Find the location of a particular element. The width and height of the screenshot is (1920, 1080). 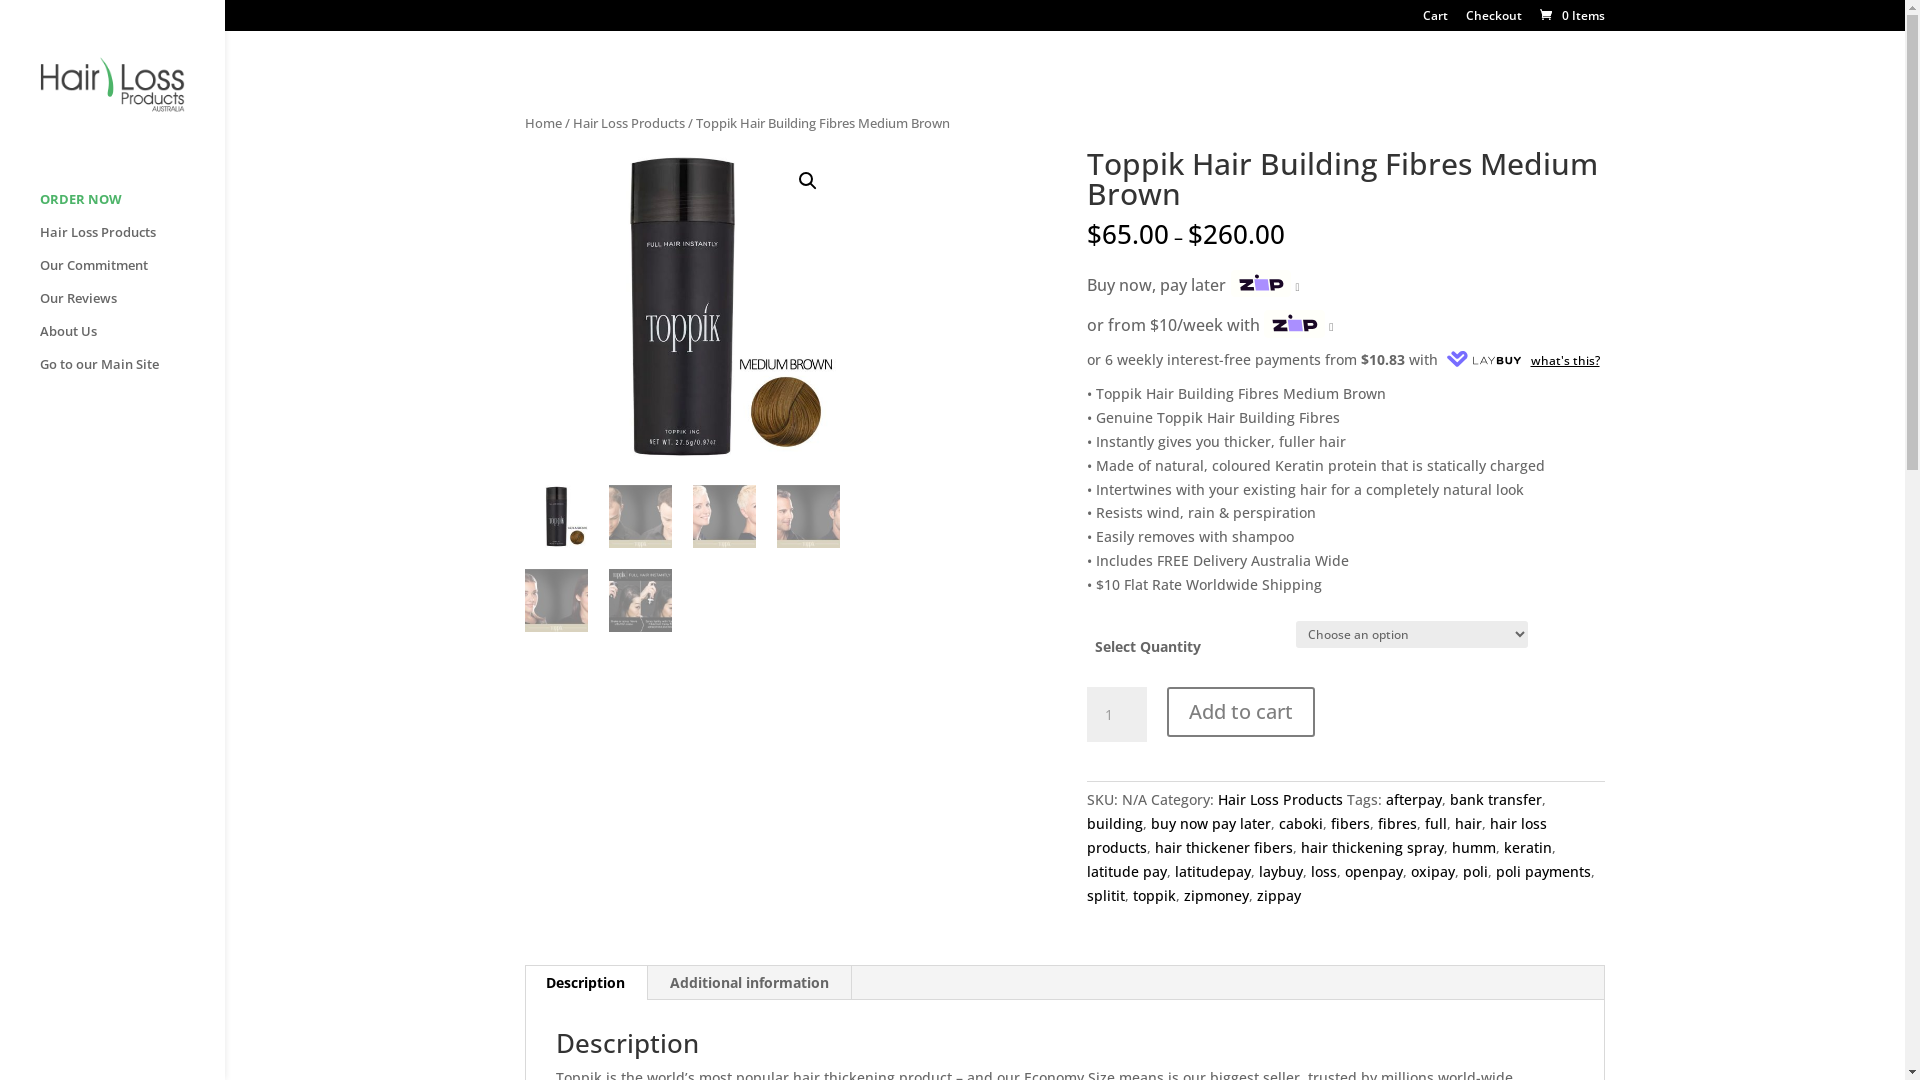

'keratin' is located at coordinates (1503, 847).